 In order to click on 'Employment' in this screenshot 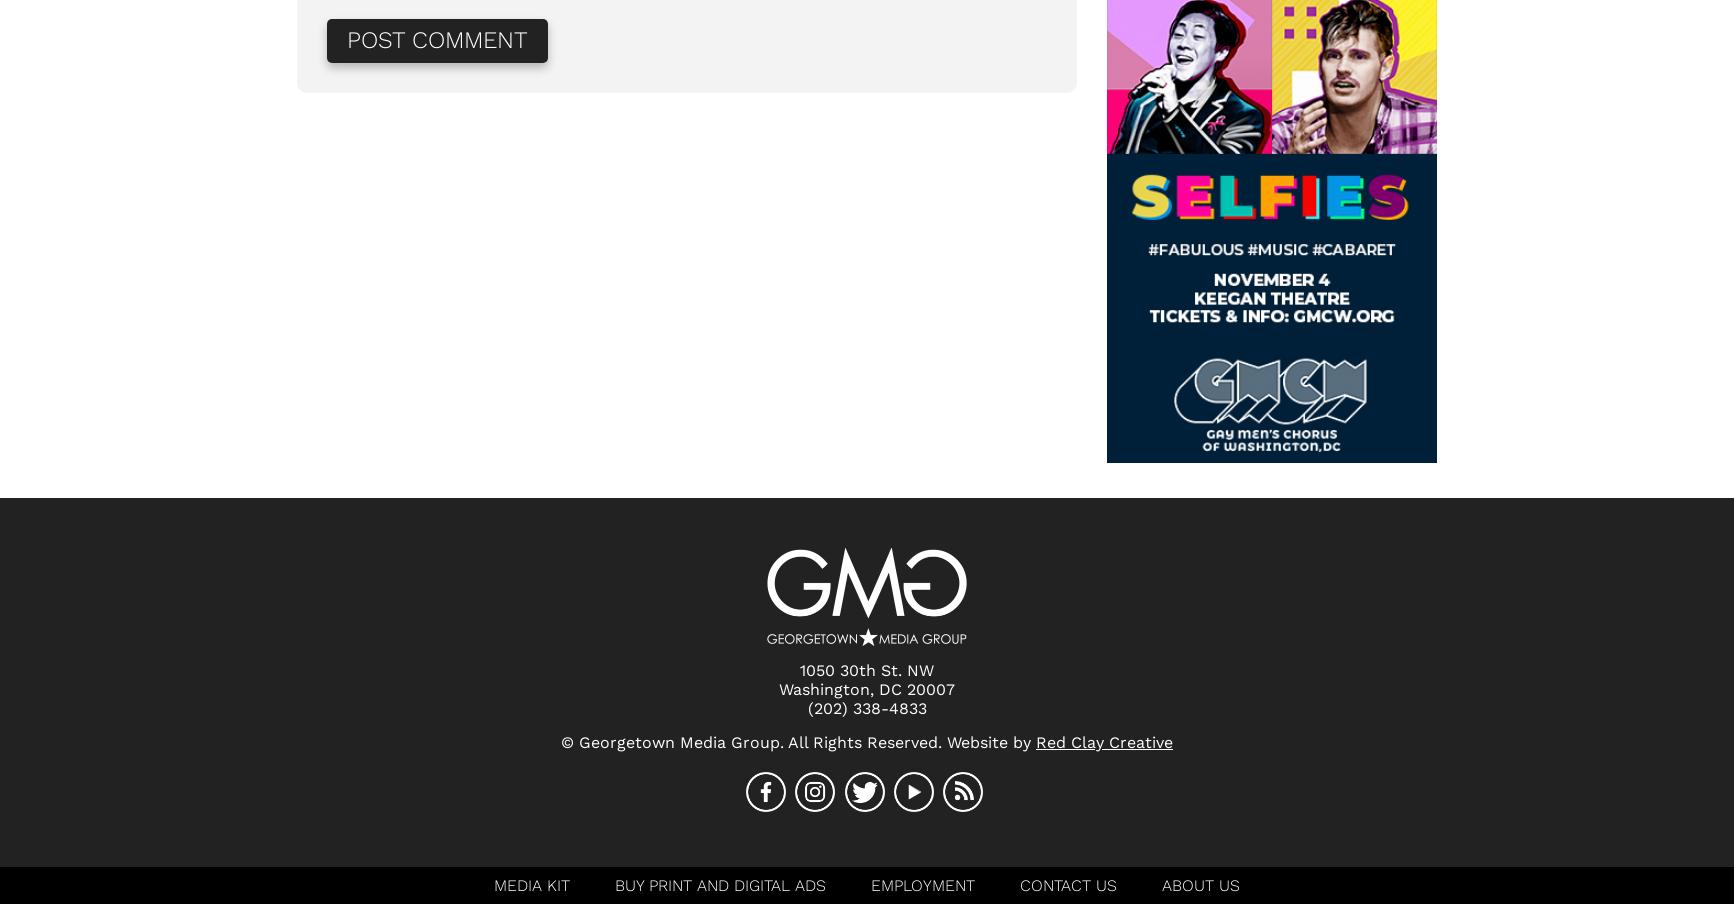, I will do `click(923, 885)`.